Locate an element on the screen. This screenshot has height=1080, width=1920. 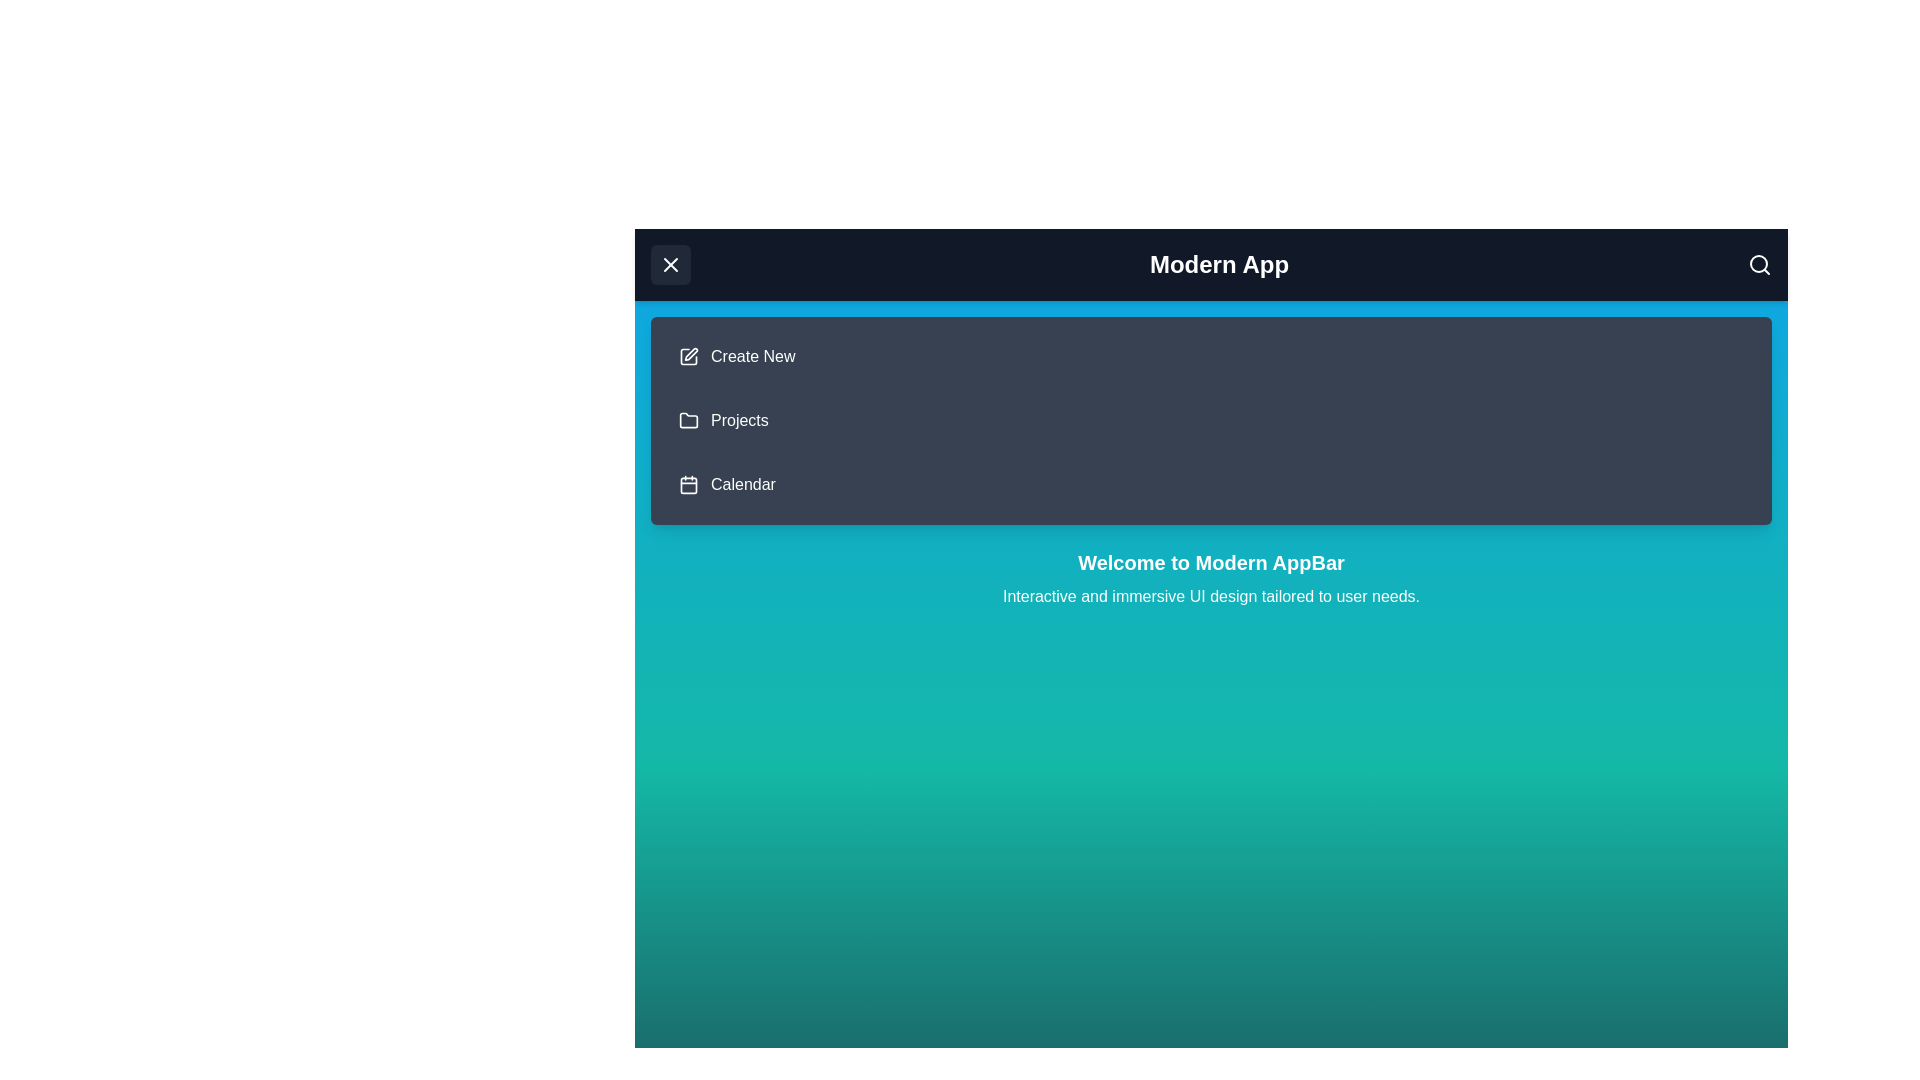
the search icon located at the top-right corner of the app bar is located at coordinates (1760, 264).